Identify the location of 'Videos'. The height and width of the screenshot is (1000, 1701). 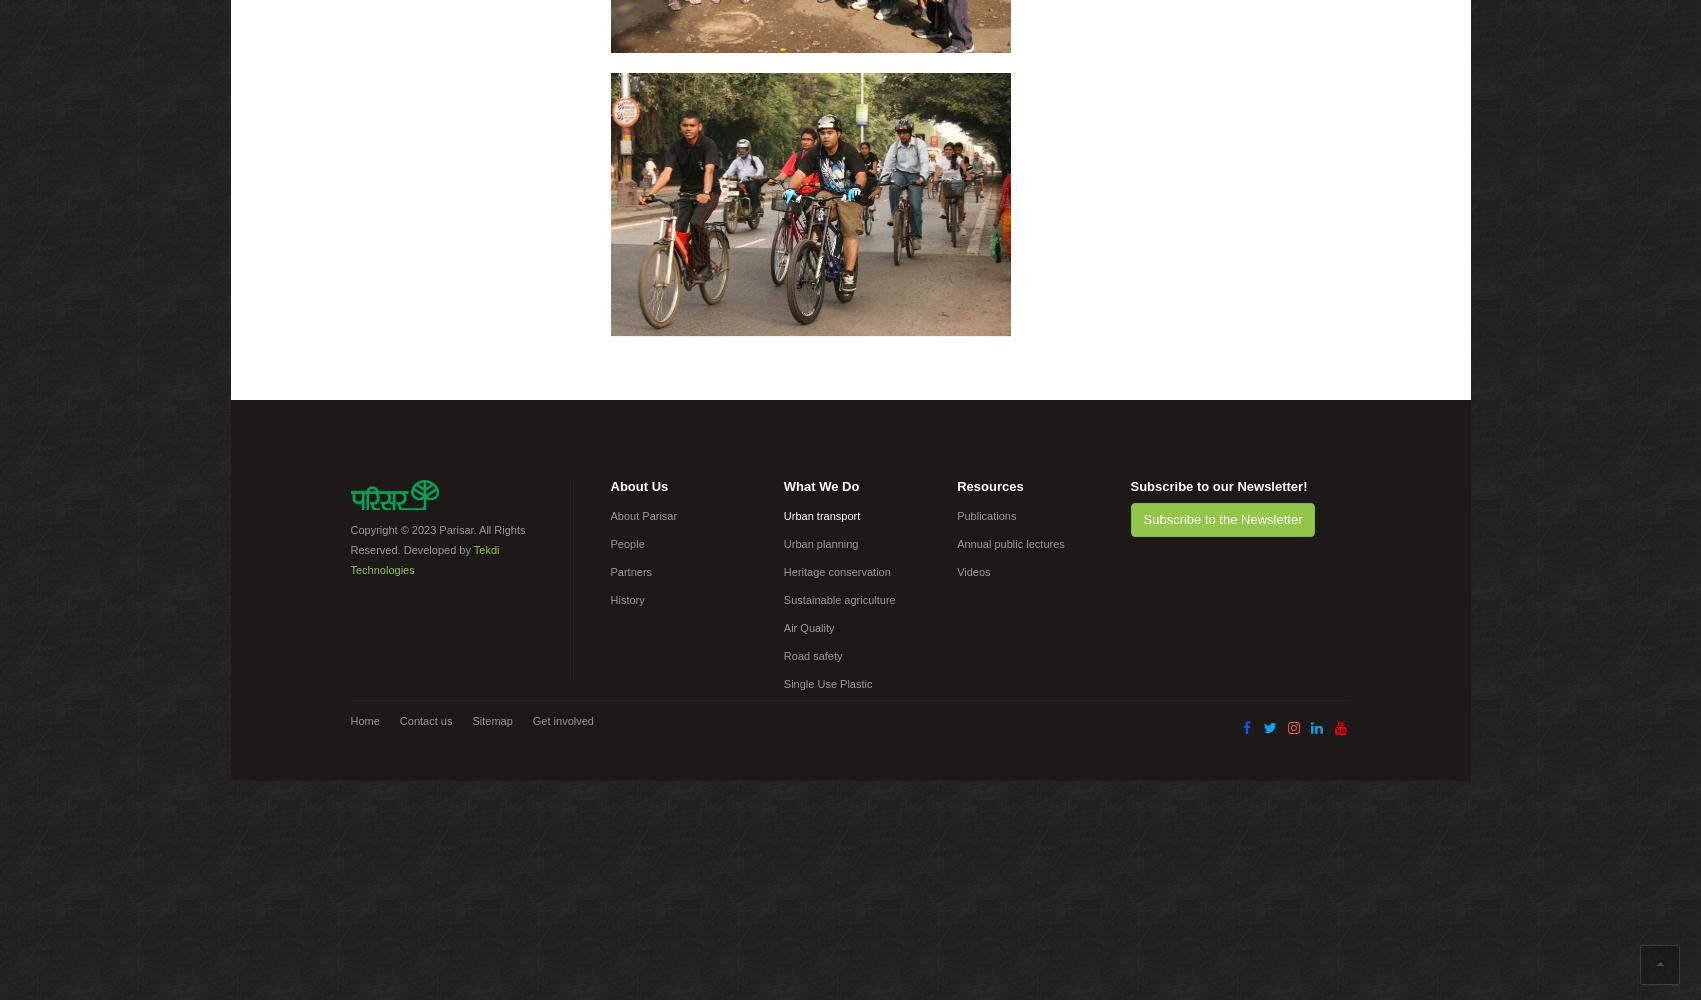
(973, 571).